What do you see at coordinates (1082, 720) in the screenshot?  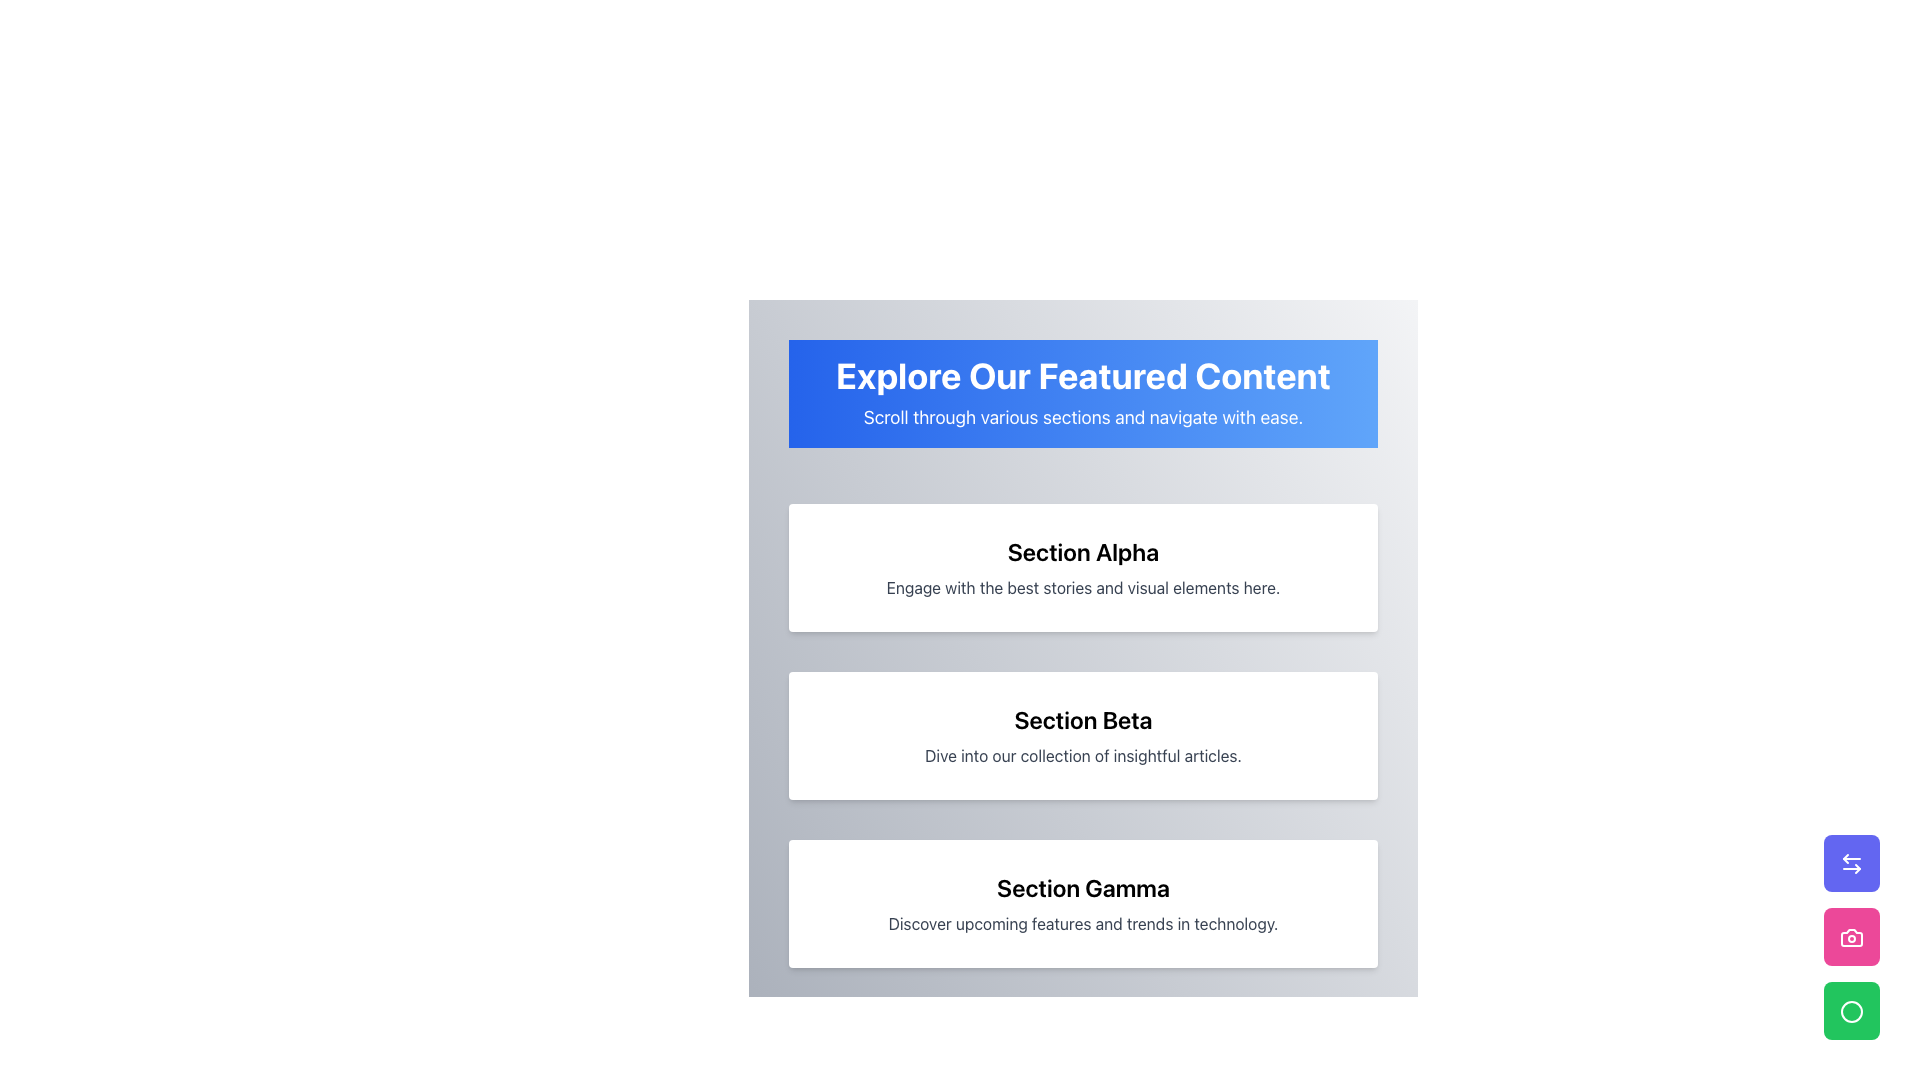 I see `the Text Label that serves as a header for the card, positioned at the top of the second card in the vertical stack` at bounding box center [1082, 720].